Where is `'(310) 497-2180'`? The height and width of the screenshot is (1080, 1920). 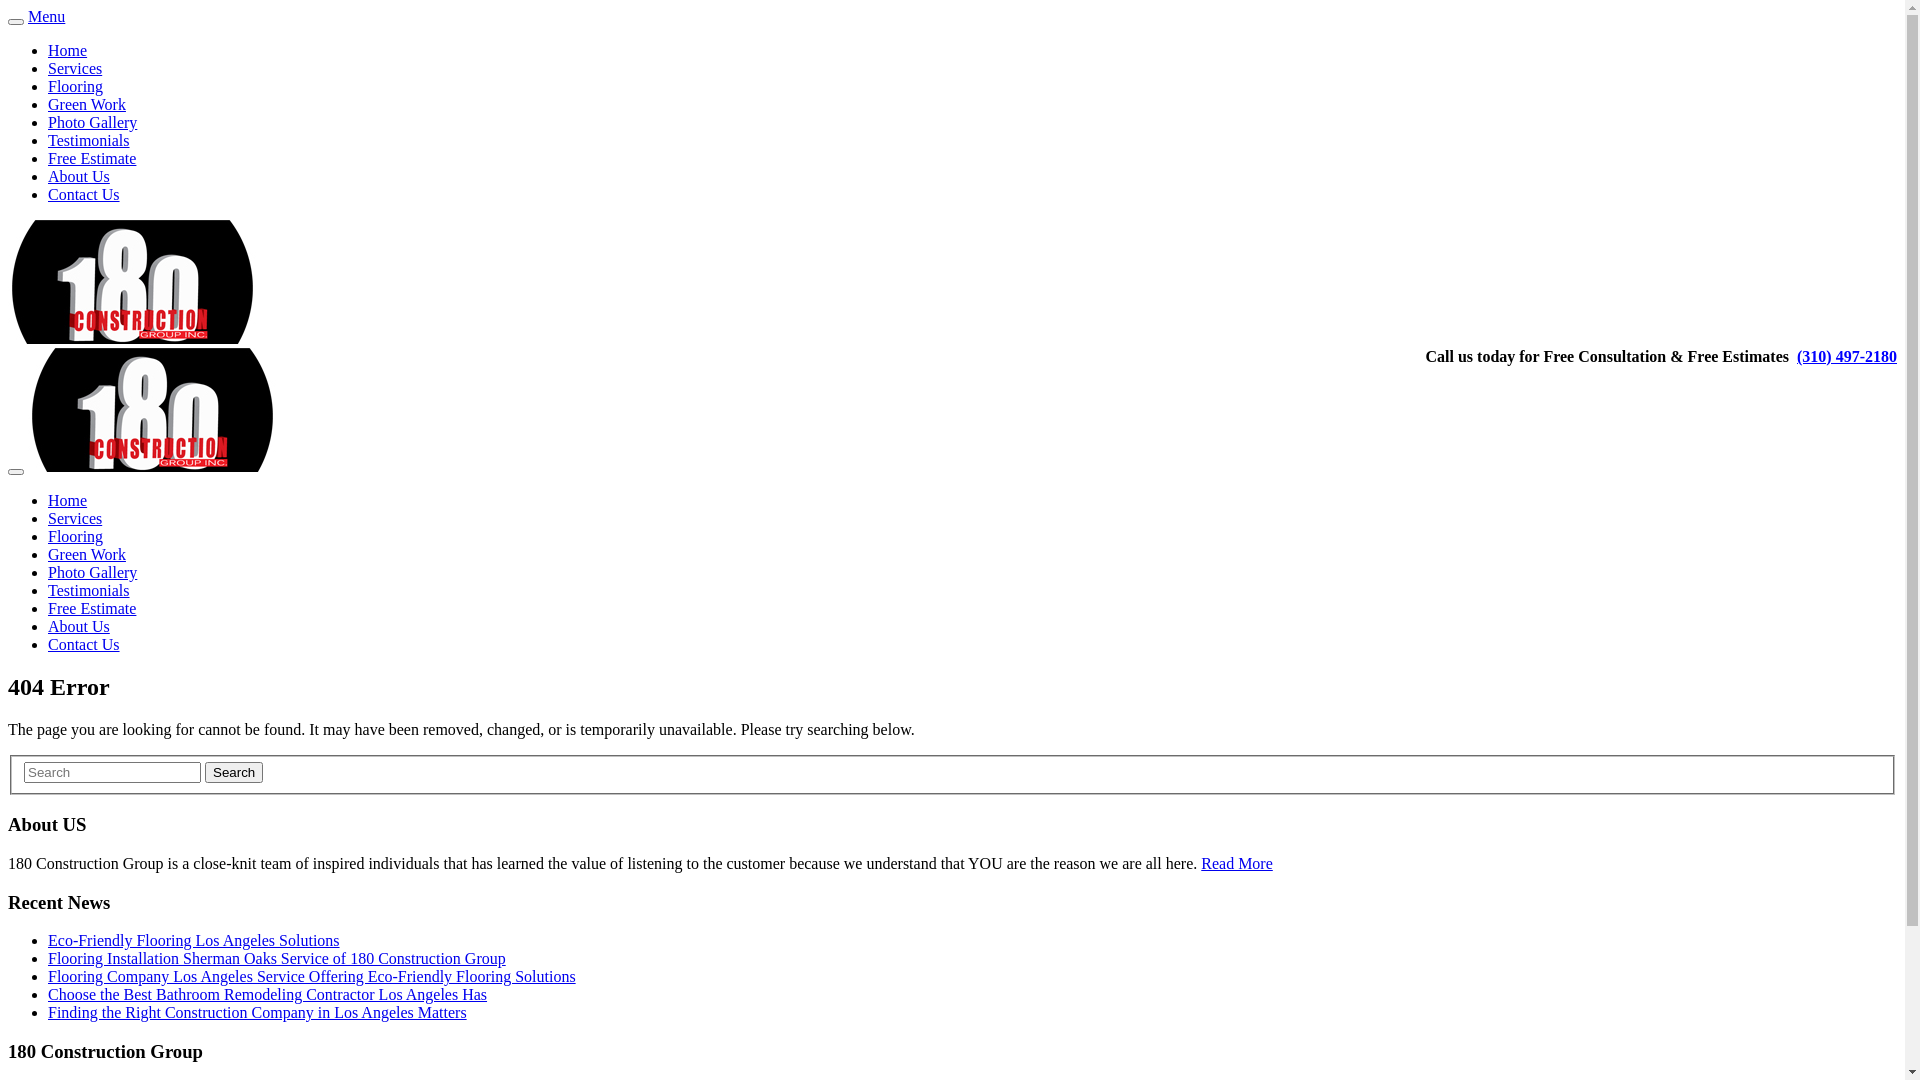
'(310) 497-2180' is located at coordinates (1846, 355).